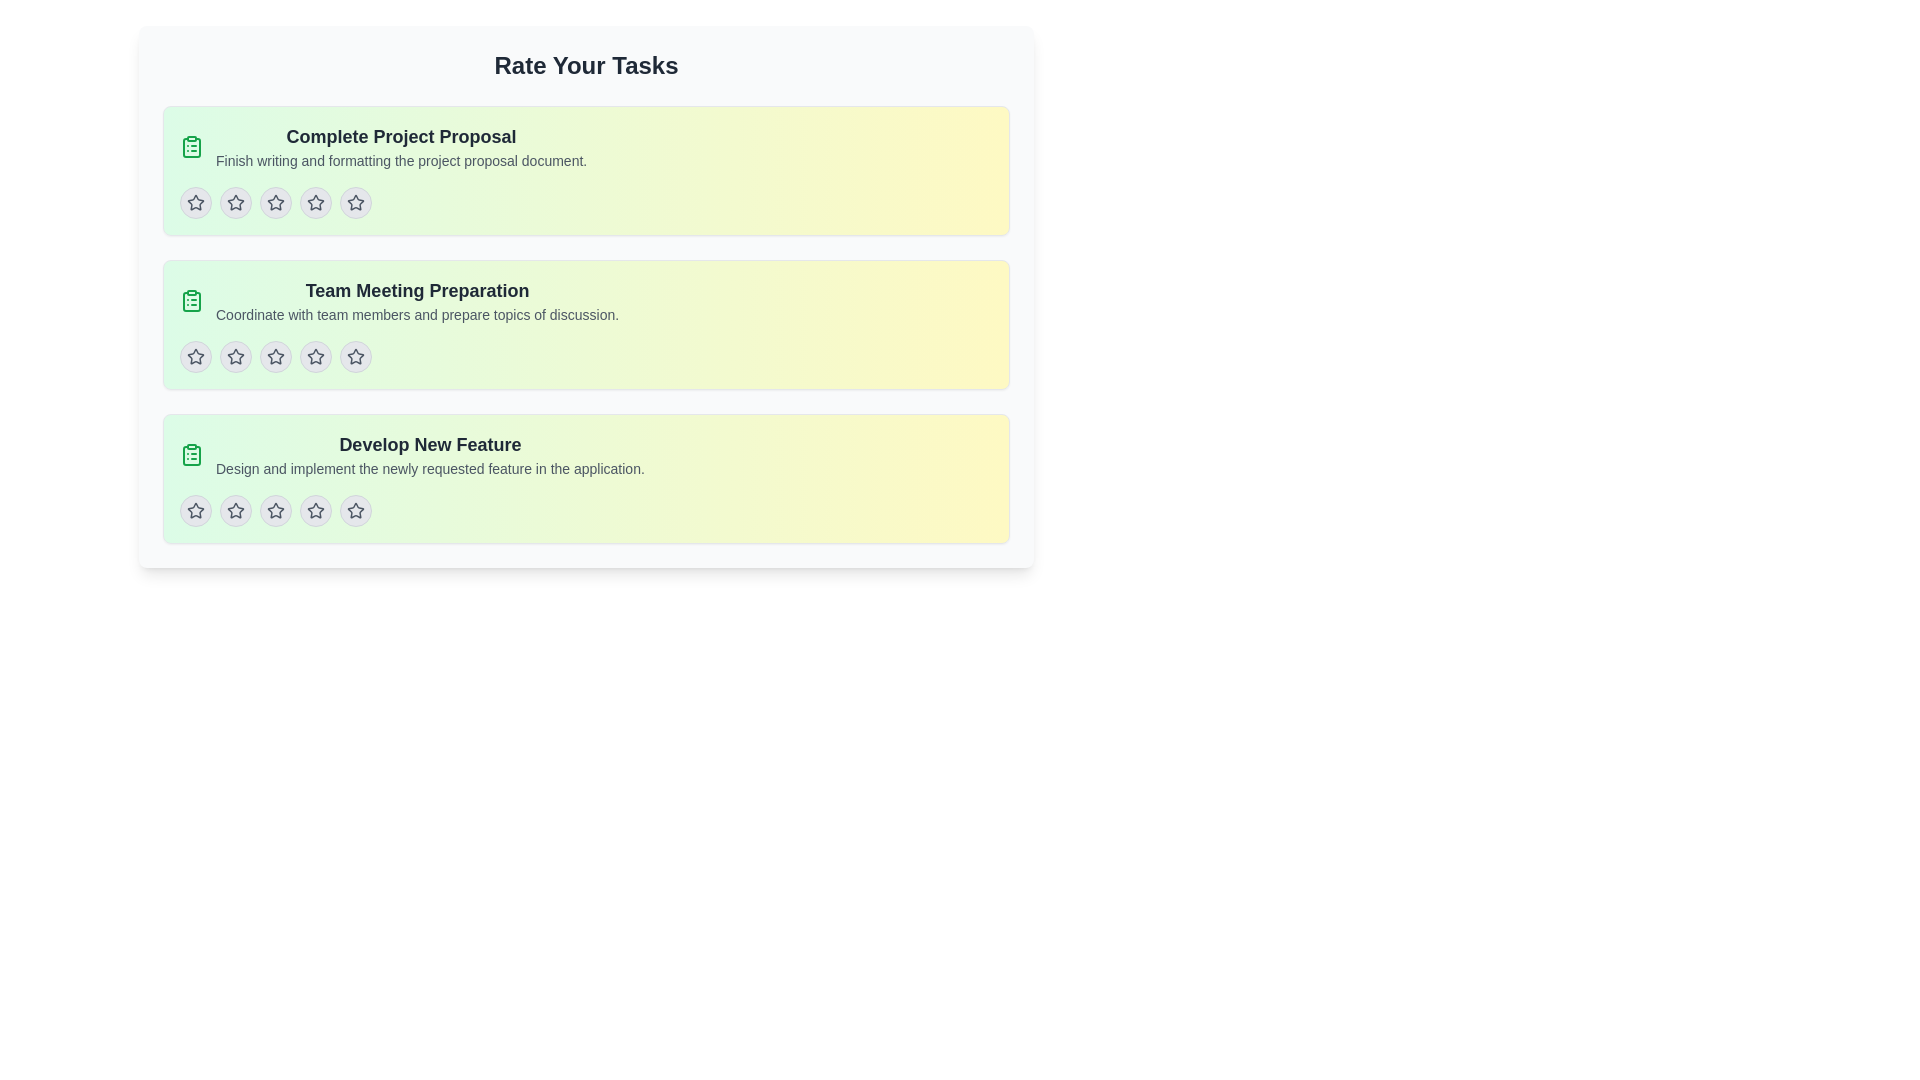  What do you see at coordinates (196, 203) in the screenshot?
I see `the first star icon in the row of five stars` at bounding box center [196, 203].